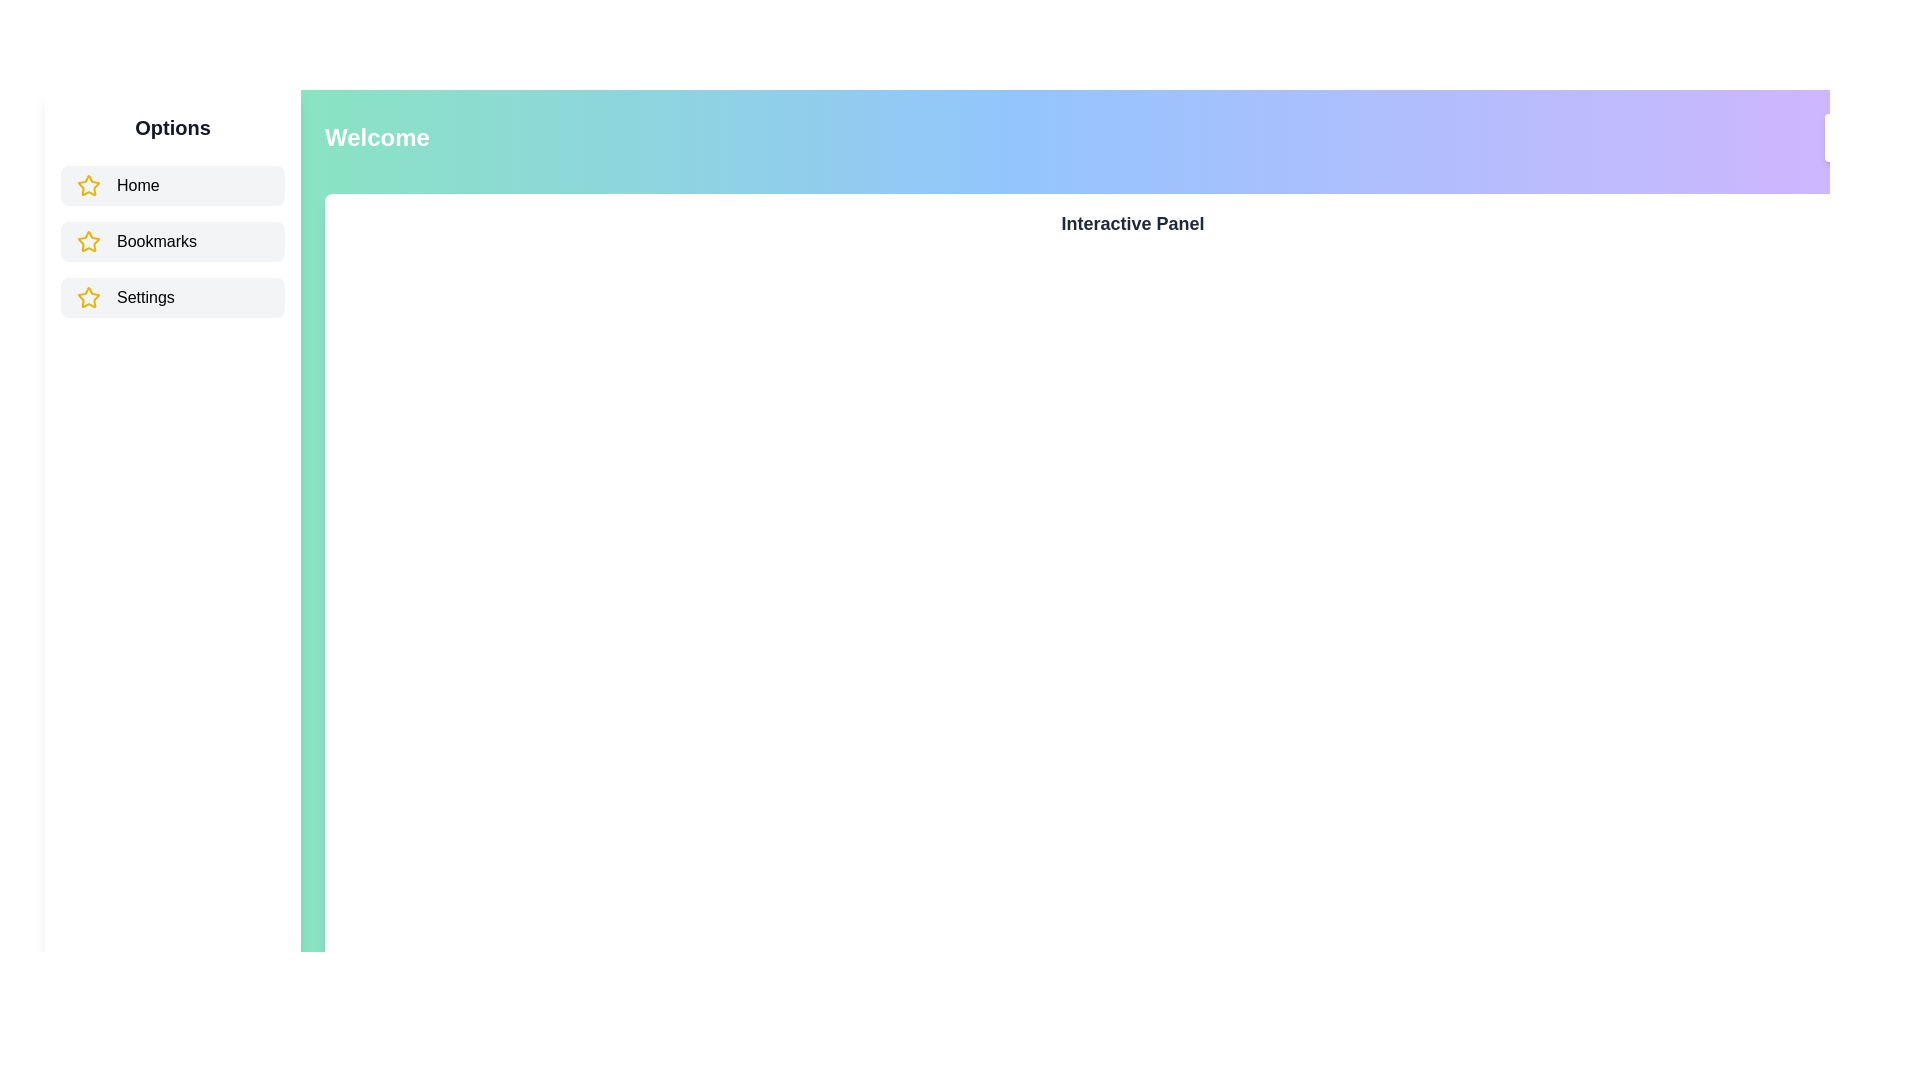 The height and width of the screenshot is (1080, 1920). Describe the element at coordinates (172, 297) in the screenshot. I see `the 'Settings' button, which has a light gray background and a yellow star icon on the left` at that location.